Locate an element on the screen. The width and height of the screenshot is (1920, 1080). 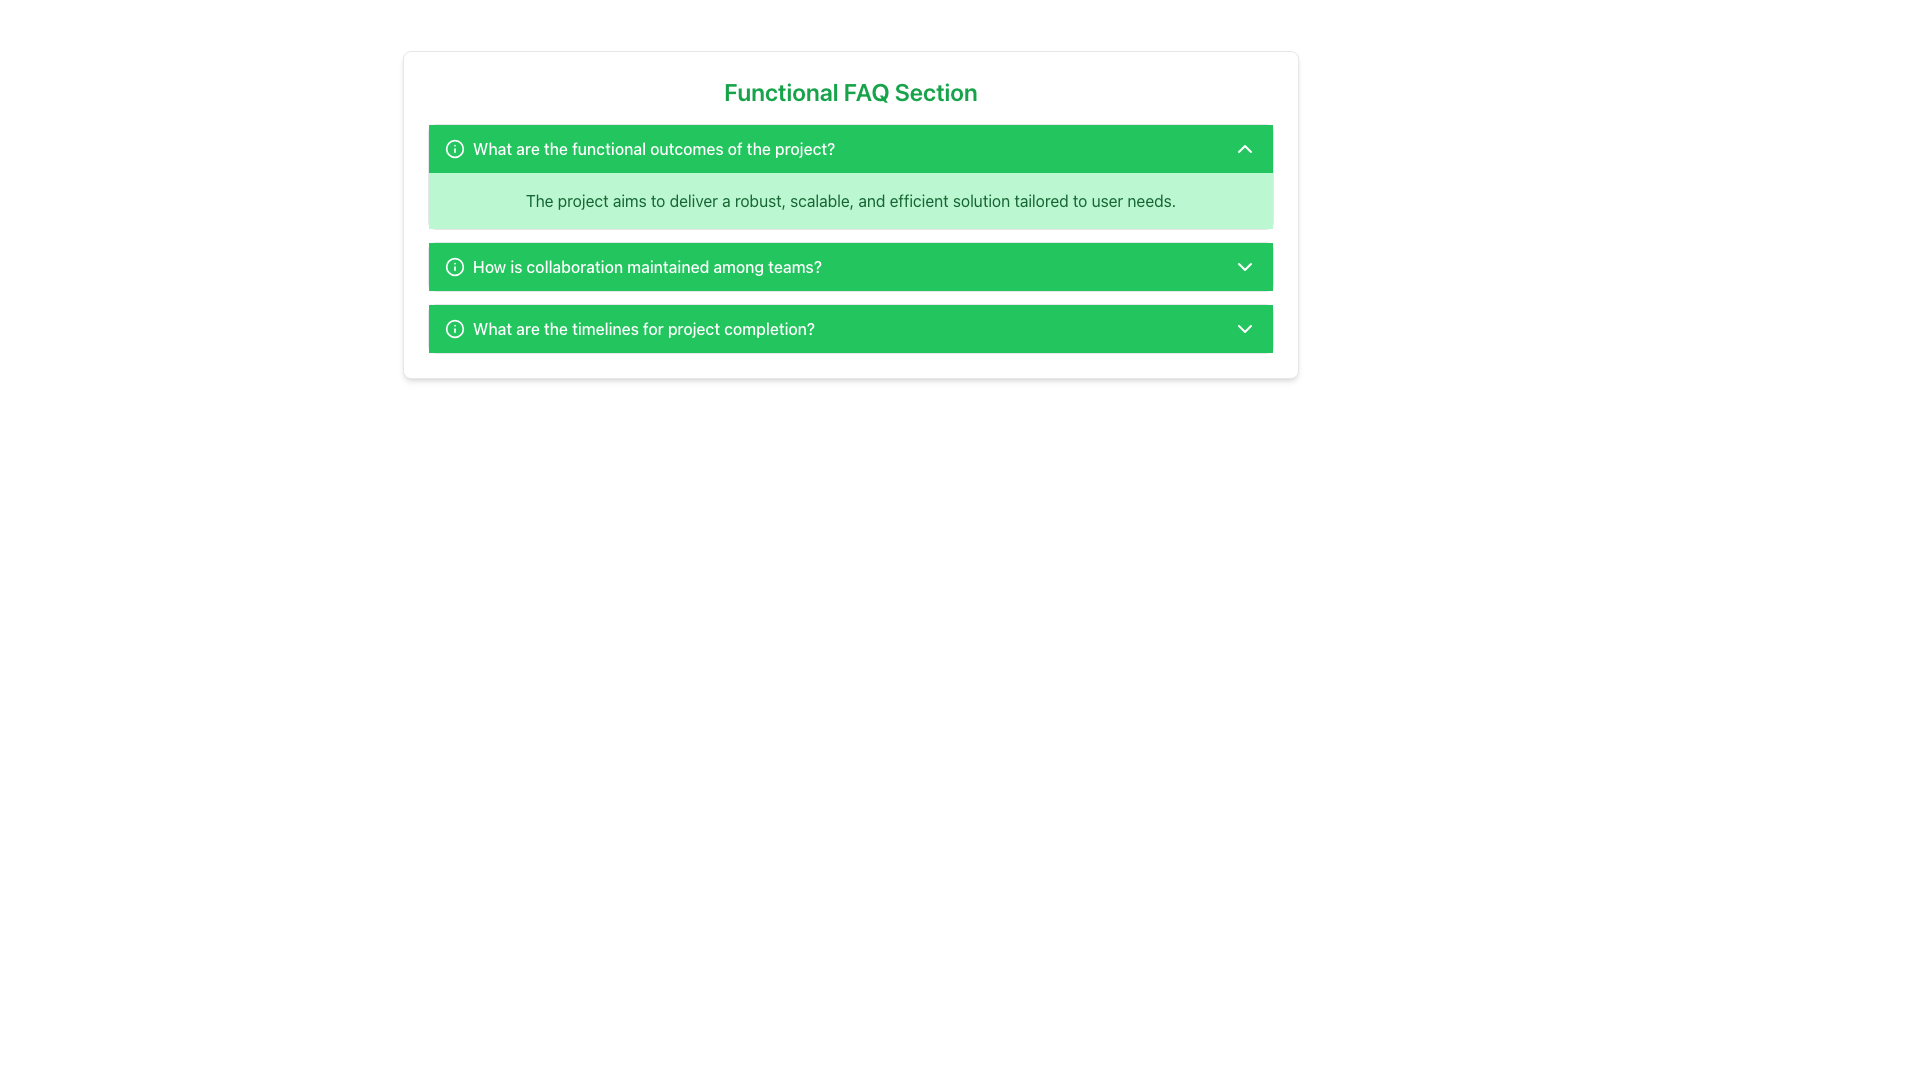
title text at the top of the FAQ section, which provides context for the FAQ items below it is located at coordinates (850, 92).